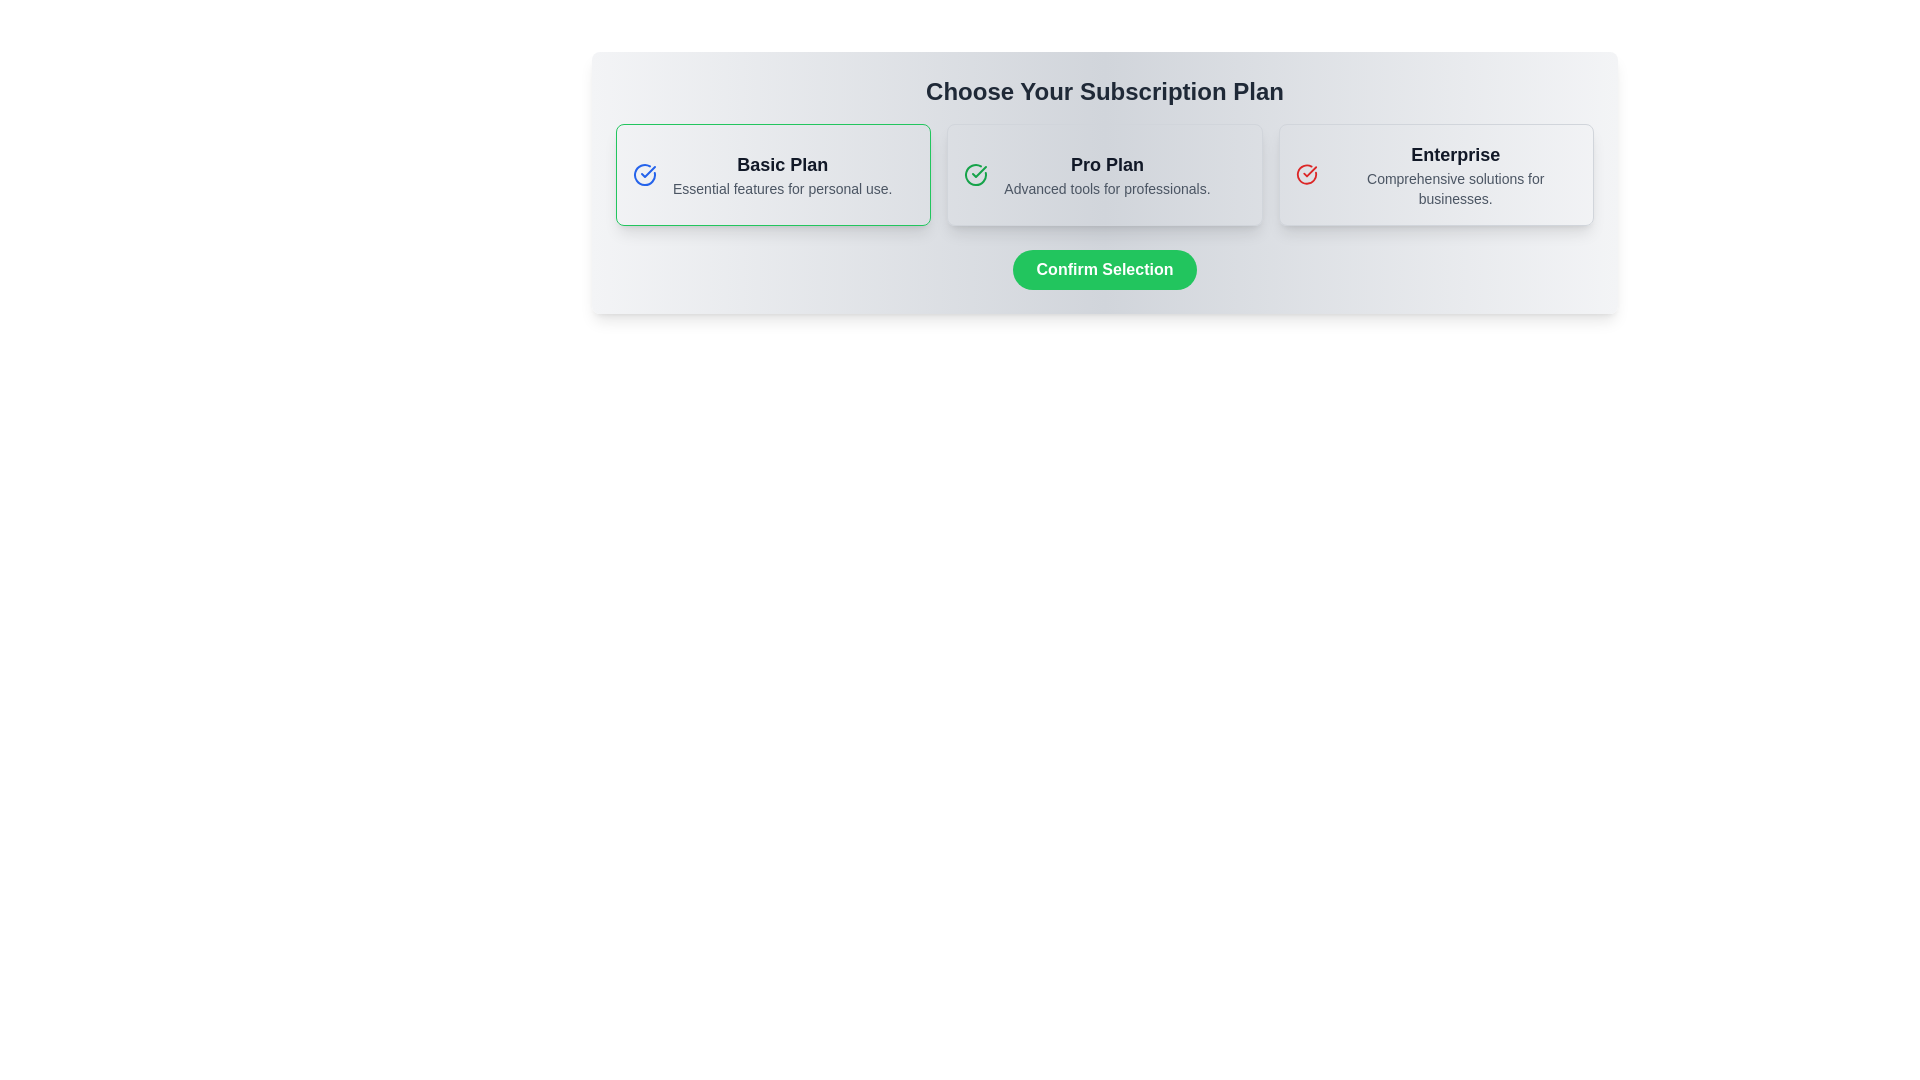 The height and width of the screenshot is (1080, 1920). I want to click on the text label that serves as the title for the 'Basic Plan' subscription option card, located at the top section of the card, so click(781, 164).